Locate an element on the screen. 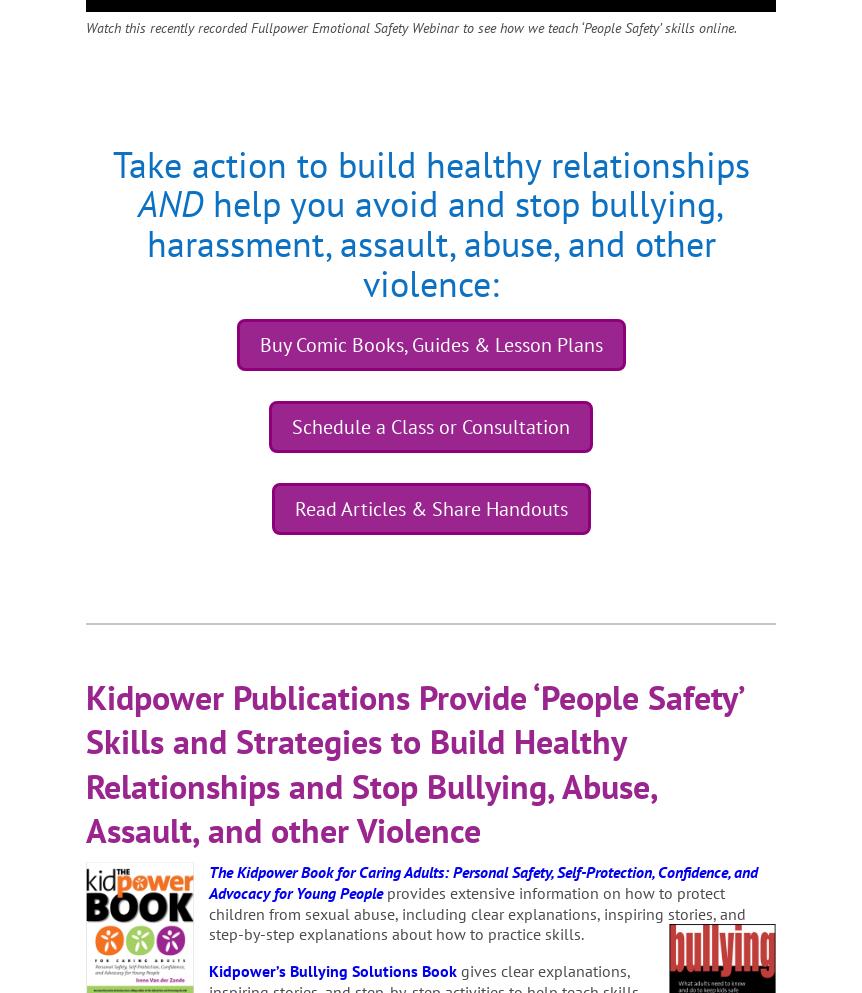  'Schedule a Class or Consultation' is located at coordinates (291, 426).